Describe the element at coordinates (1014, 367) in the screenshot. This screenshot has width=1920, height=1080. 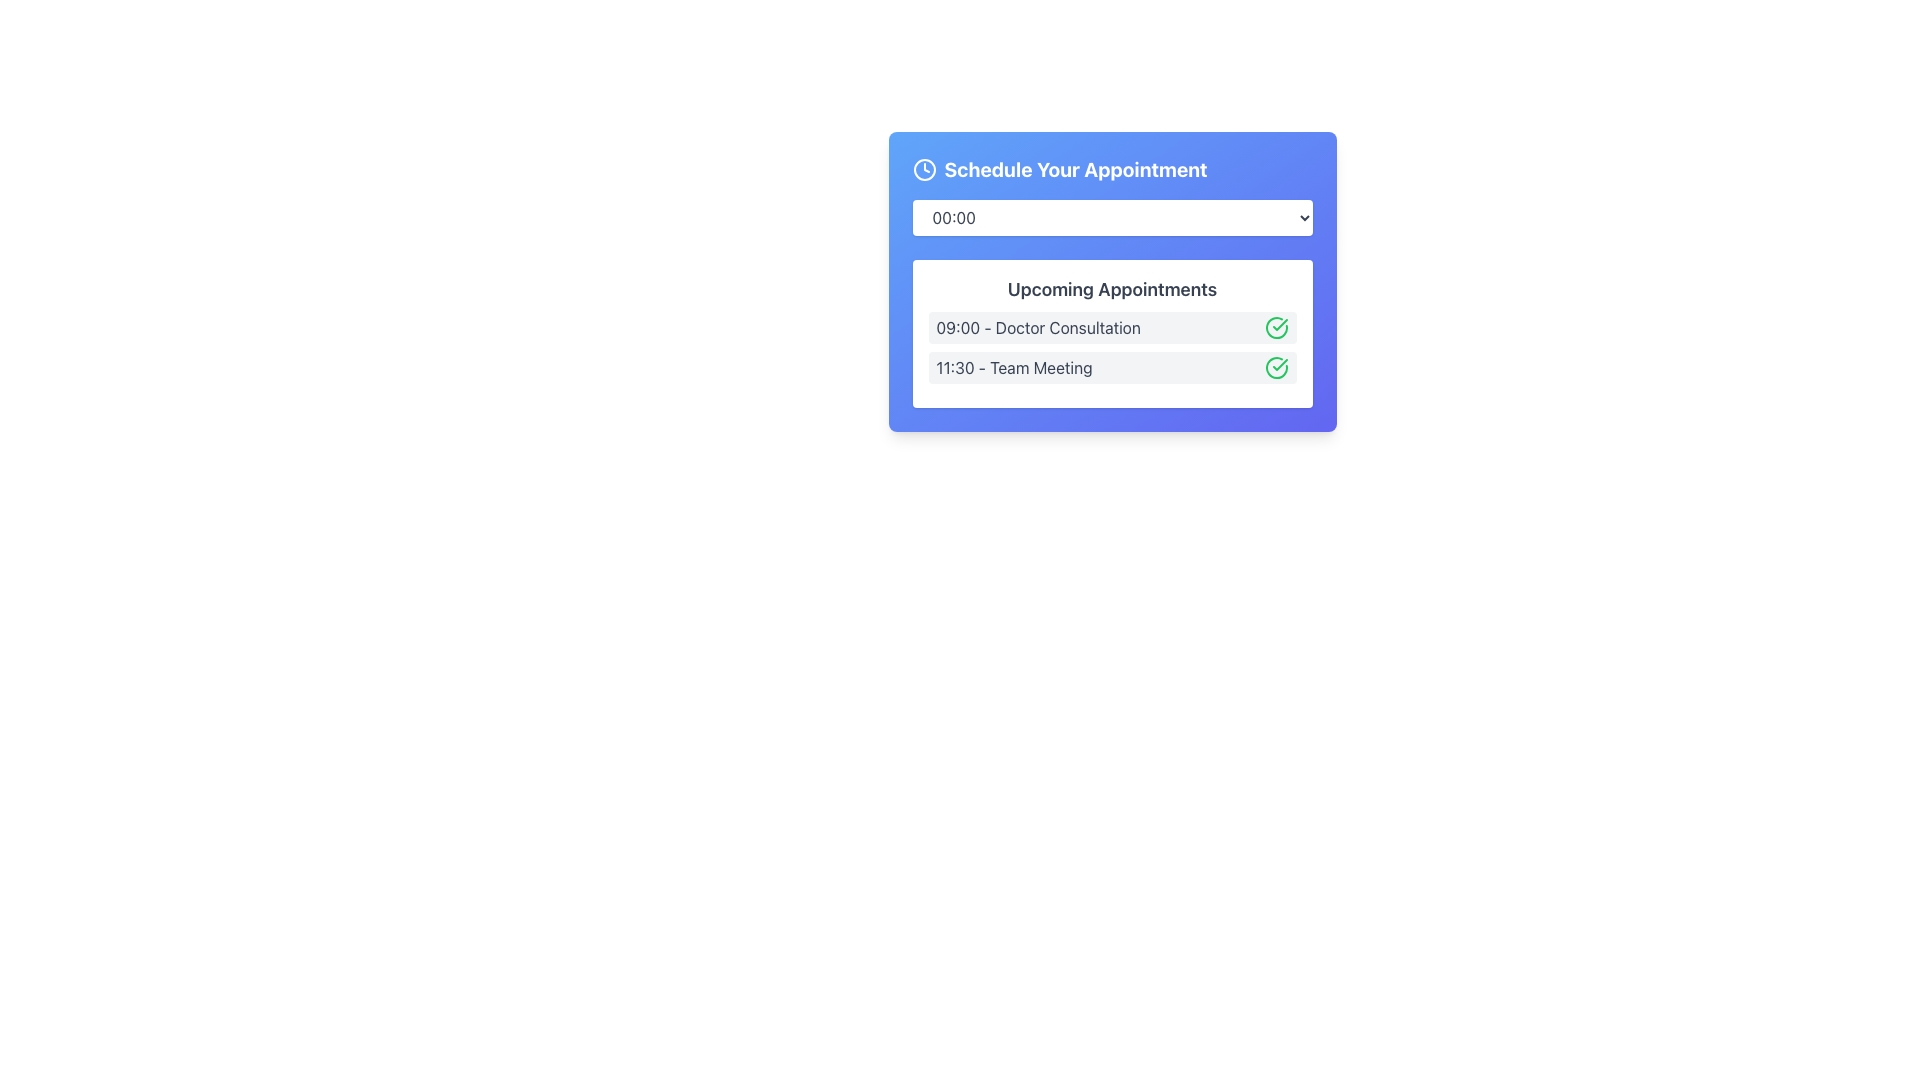
I see `text displayed in the second entry of the 'Upcoming Appointments' list, which shows '11:30 - Team Meeting.'` at that location.